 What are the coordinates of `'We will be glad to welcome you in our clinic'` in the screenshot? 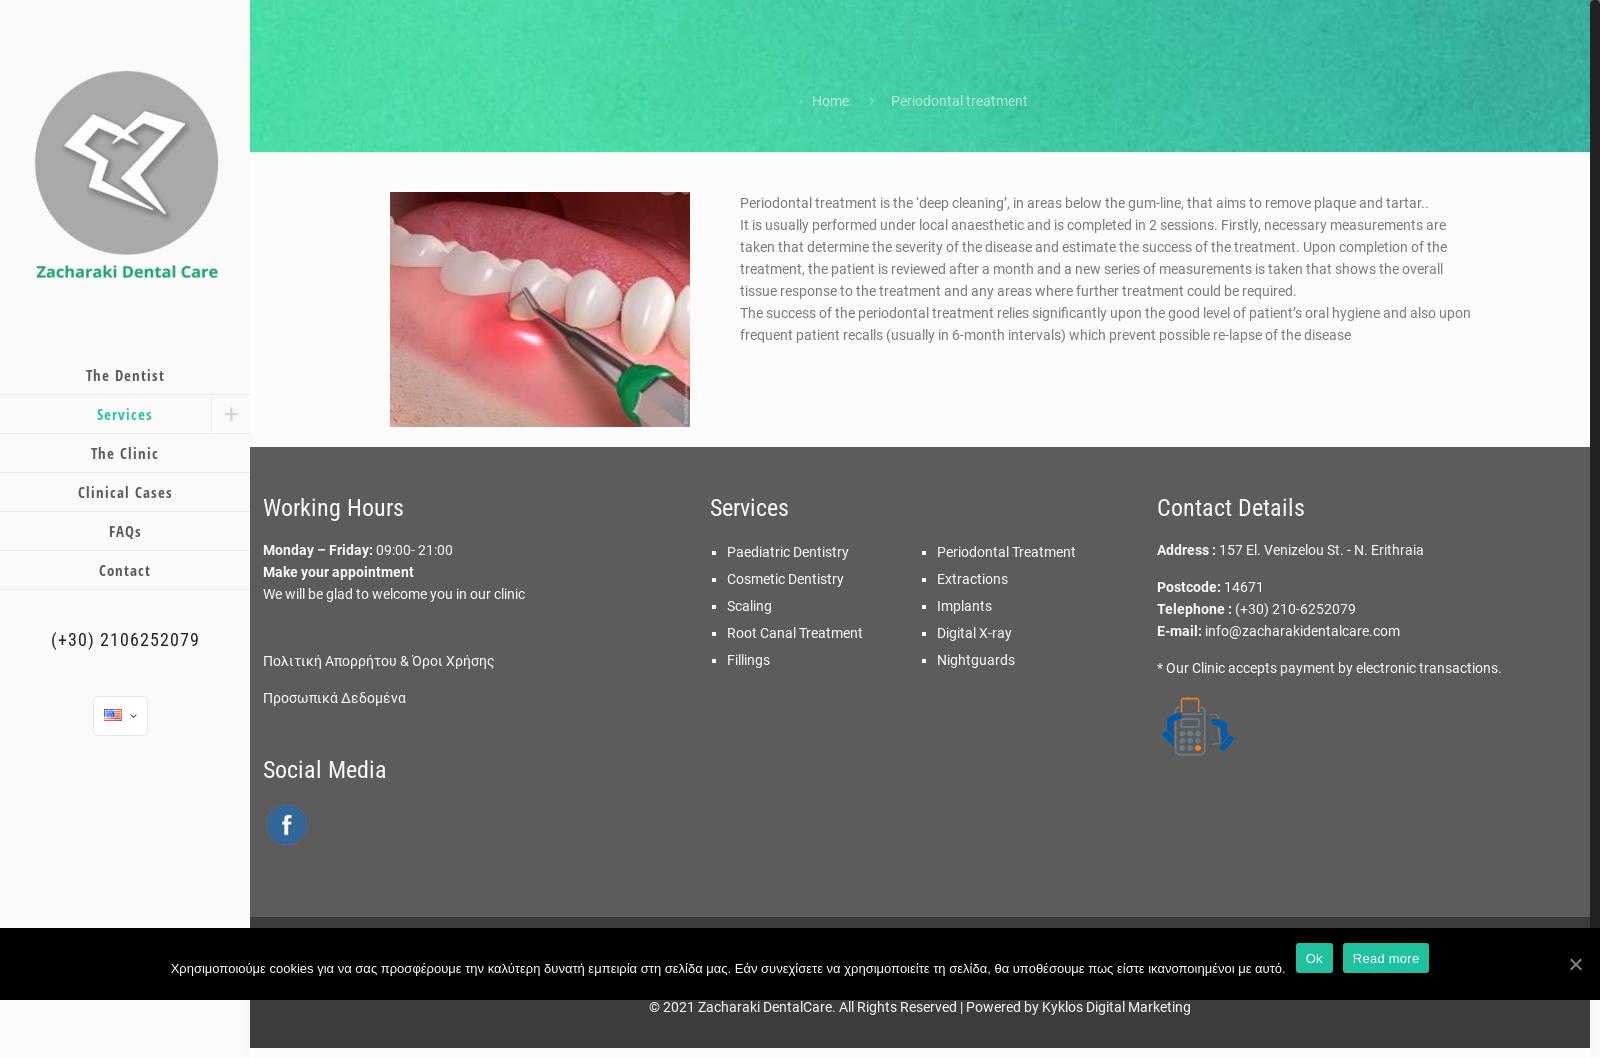 It's located at (393, 593).